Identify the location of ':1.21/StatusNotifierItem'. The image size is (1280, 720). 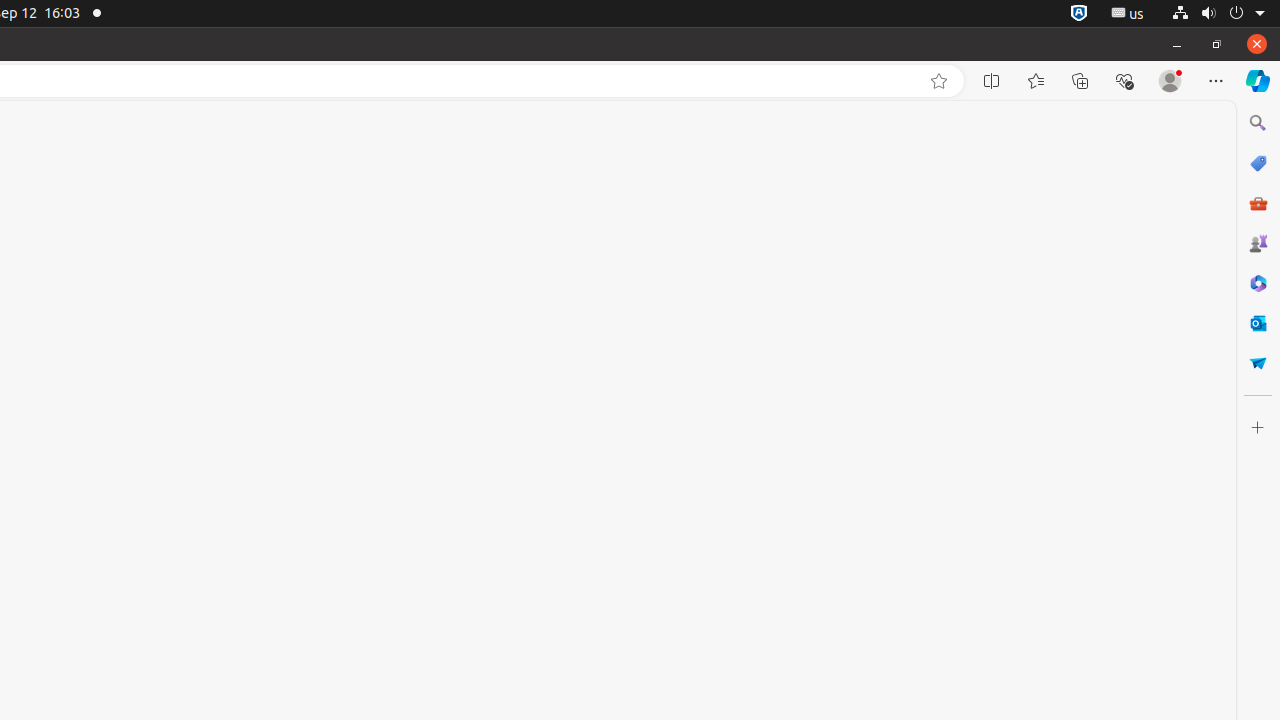
(1127, 13).